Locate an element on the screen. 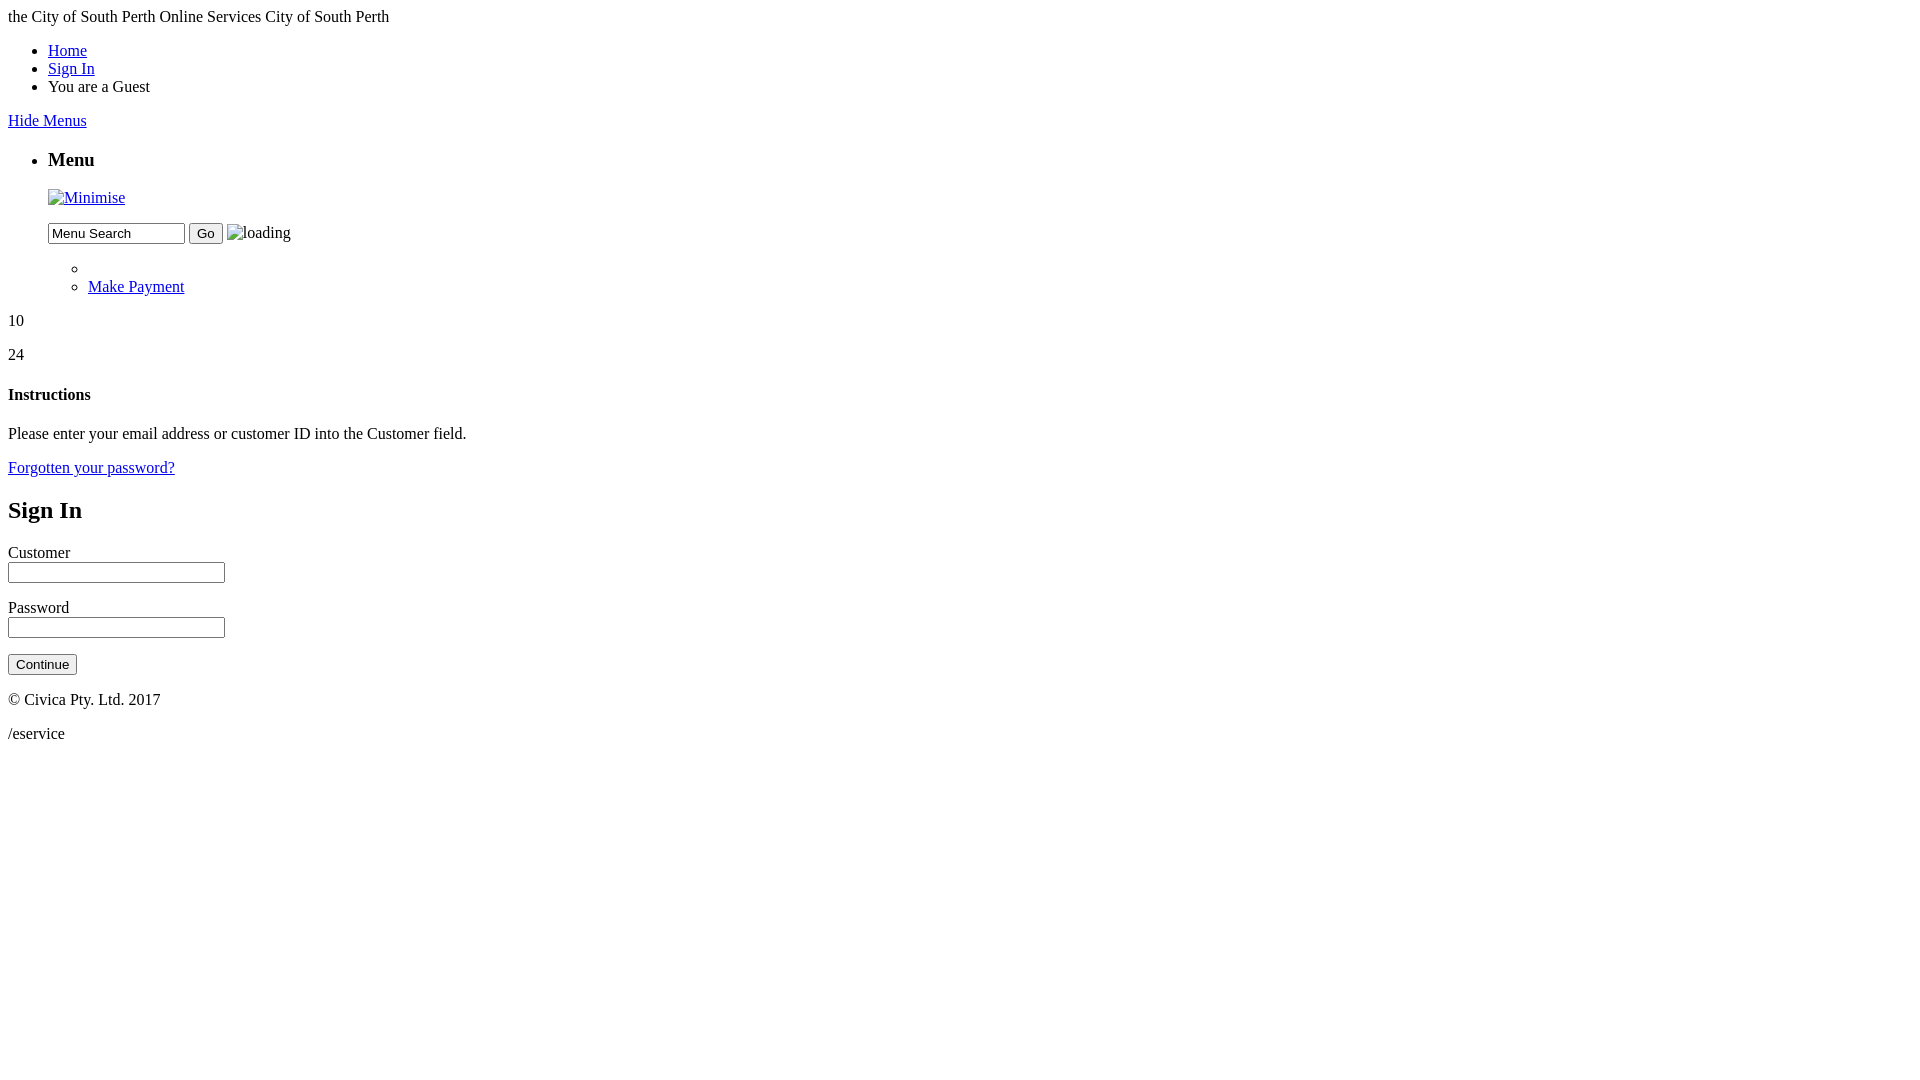 Image resolution: width=1920 pixels, height=1080 pixels. 'Continue' is located at coordinates (42, 664).